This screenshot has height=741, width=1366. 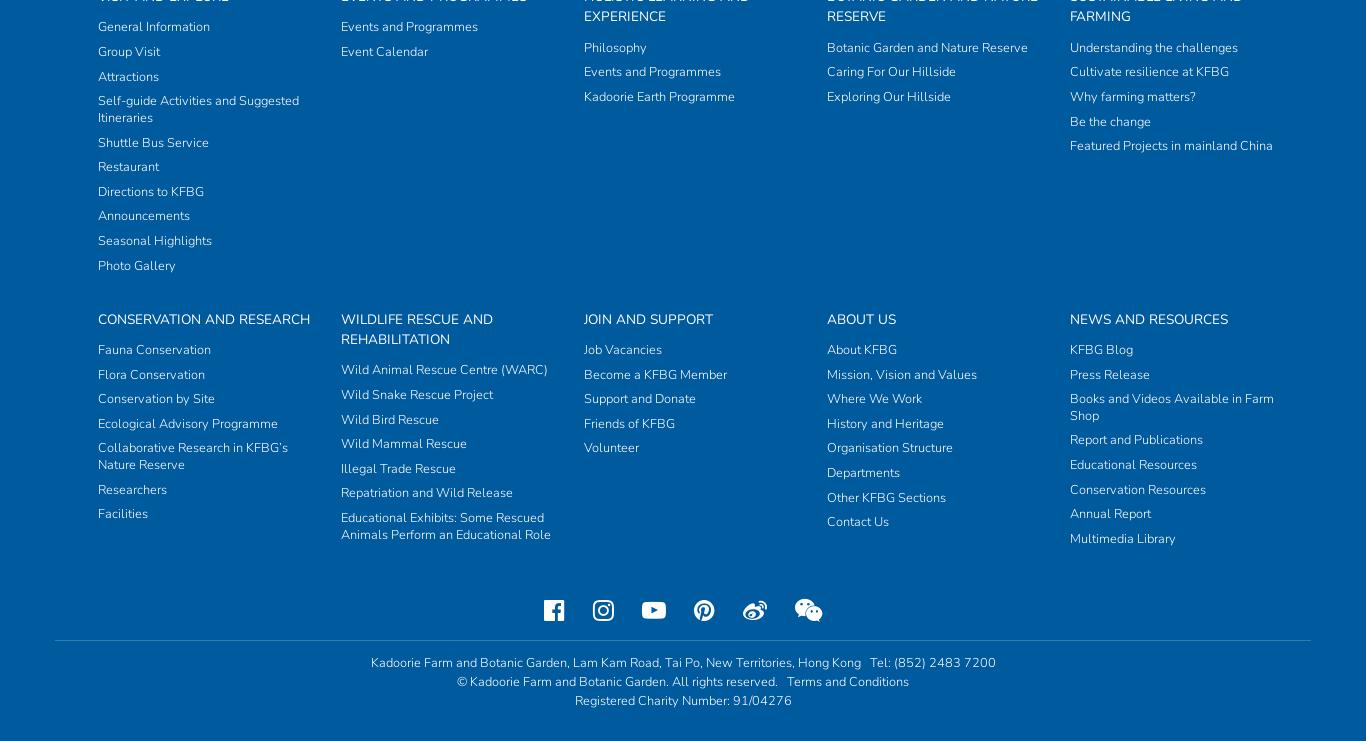 What do you see at coordinates (1132, 73) in the screenshot?
I see `'Educational Resources'` at bounding box center [1132, 73].